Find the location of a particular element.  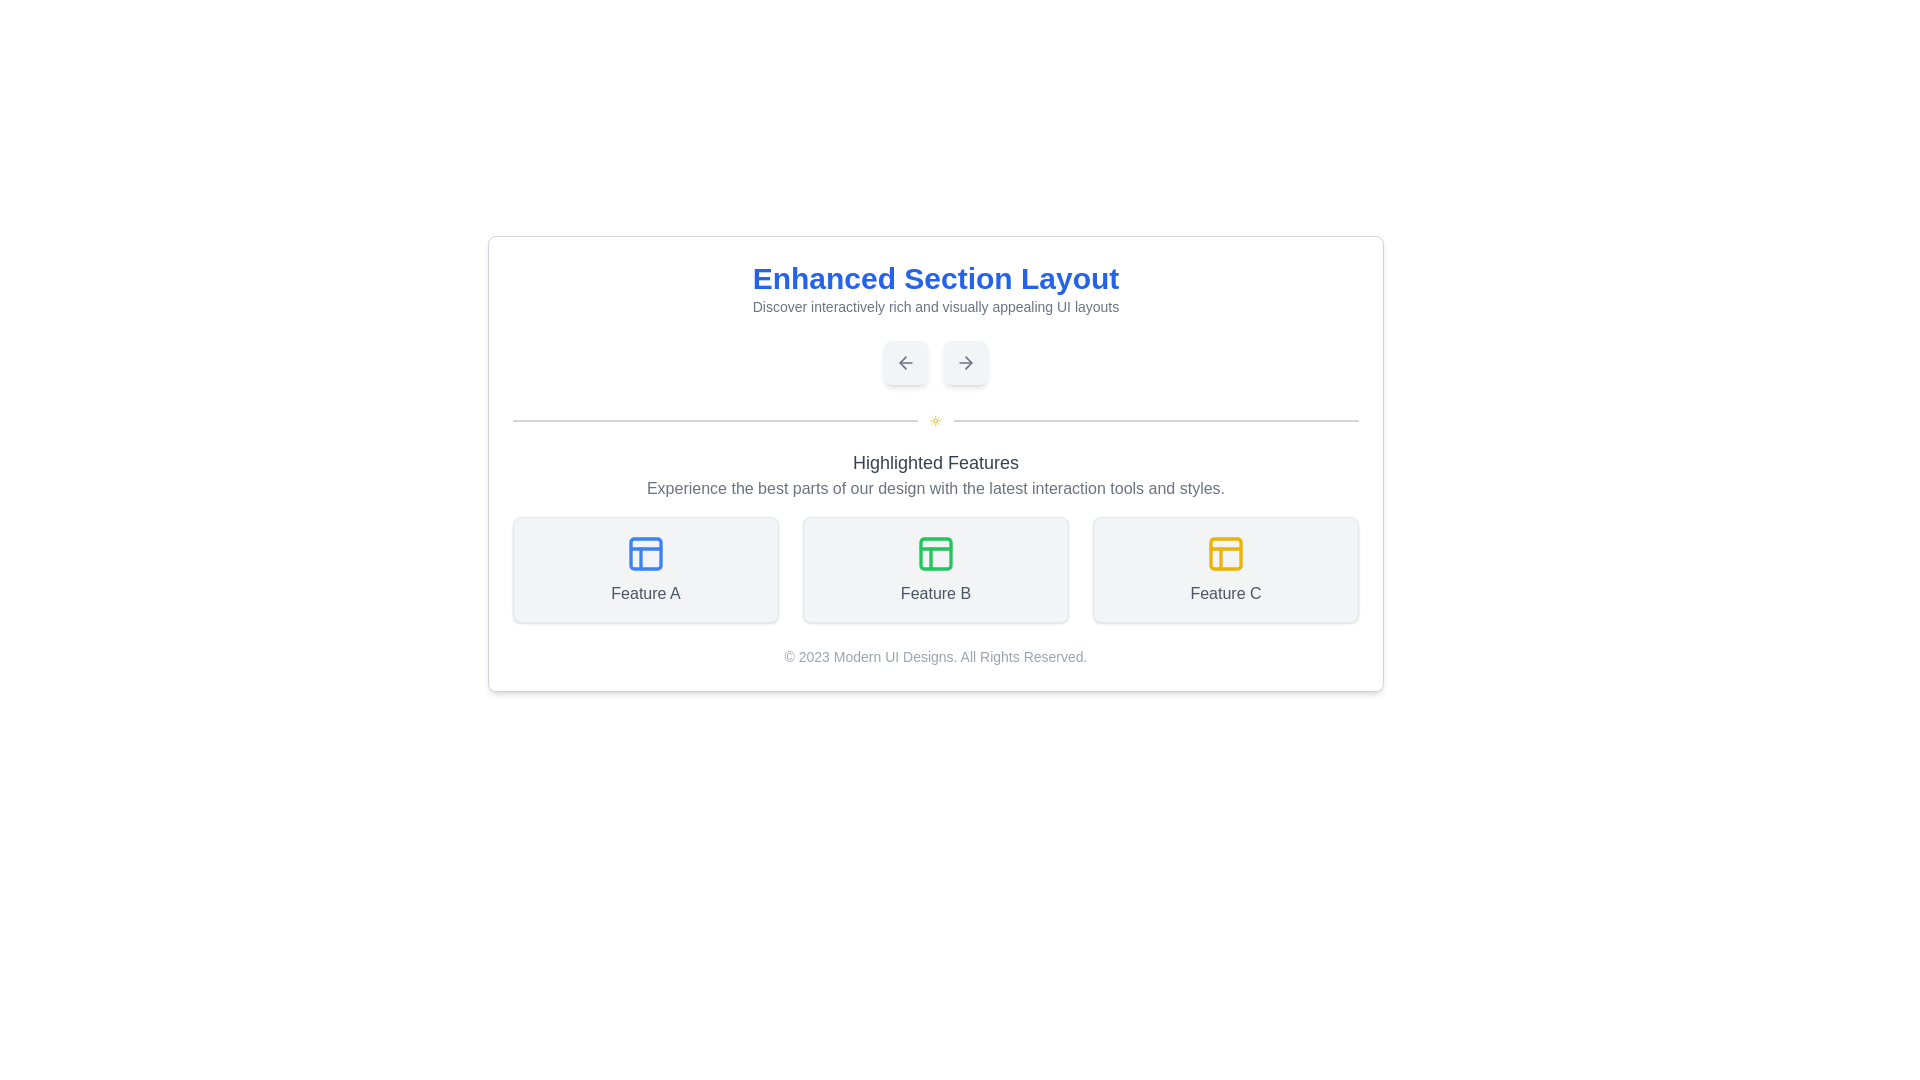

the text element styled in gray that reads 'Experience the best parts of our design with the latest interaction tools and styles.', located below the title 'Highlighted Features' is located at coordinates (935, 489).